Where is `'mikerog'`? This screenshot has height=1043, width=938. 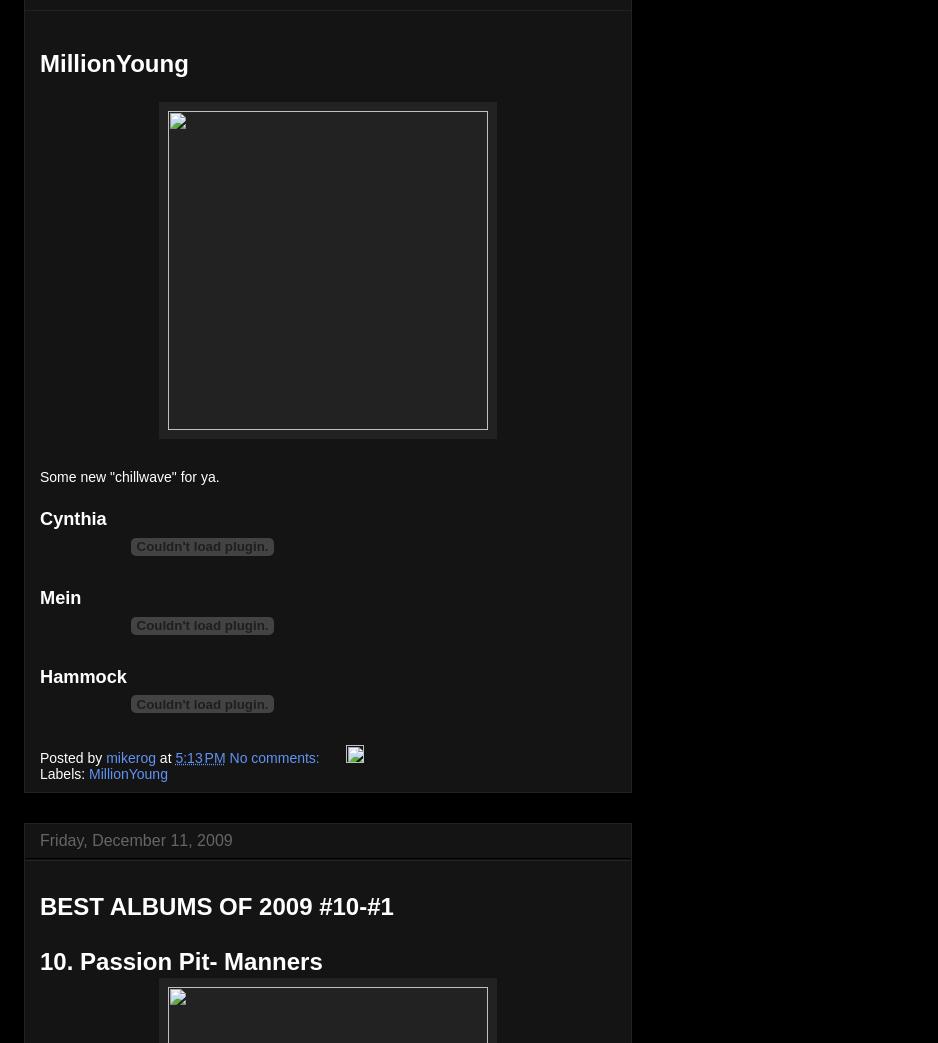 'mikerog' is located at coordinates (129, 756).